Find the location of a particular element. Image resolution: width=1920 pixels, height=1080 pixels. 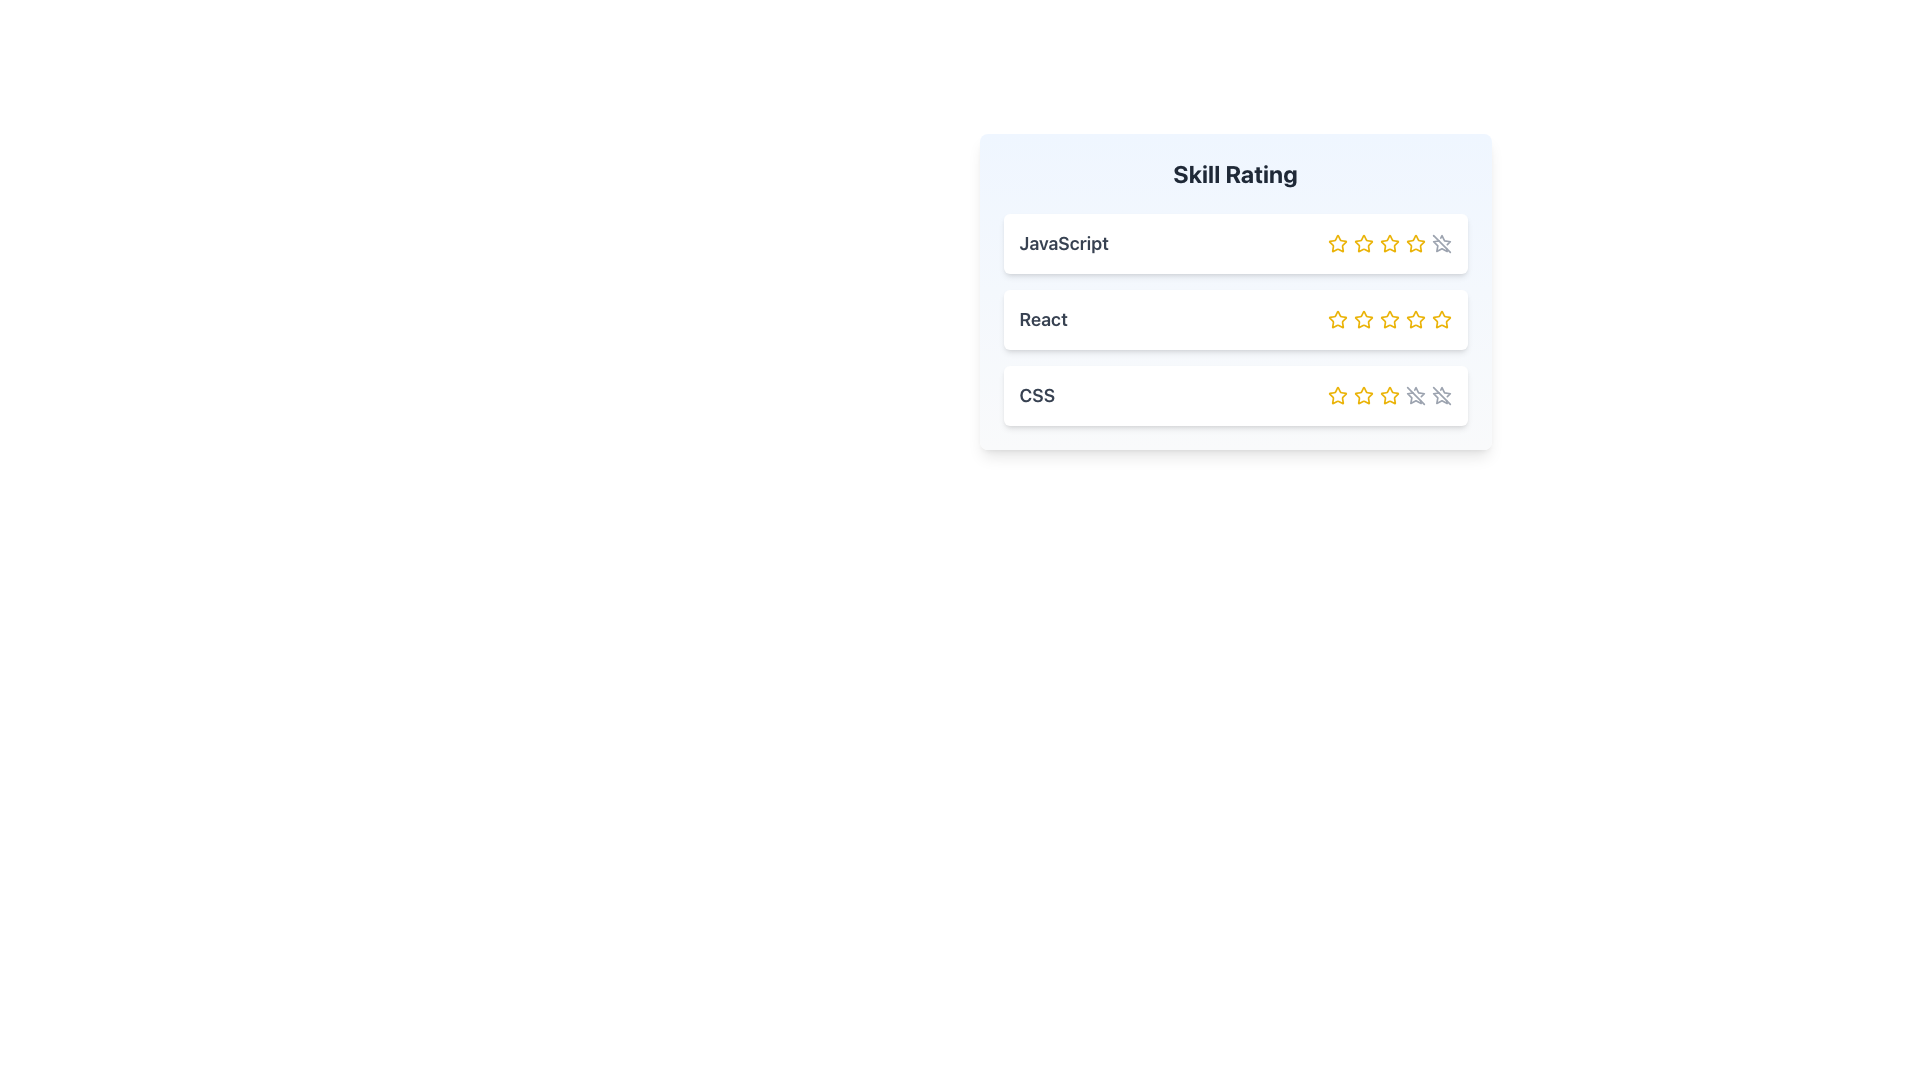

the second yellow star icon for ratings associated with 'JavaScript' is located at coordinates (1362, 242).